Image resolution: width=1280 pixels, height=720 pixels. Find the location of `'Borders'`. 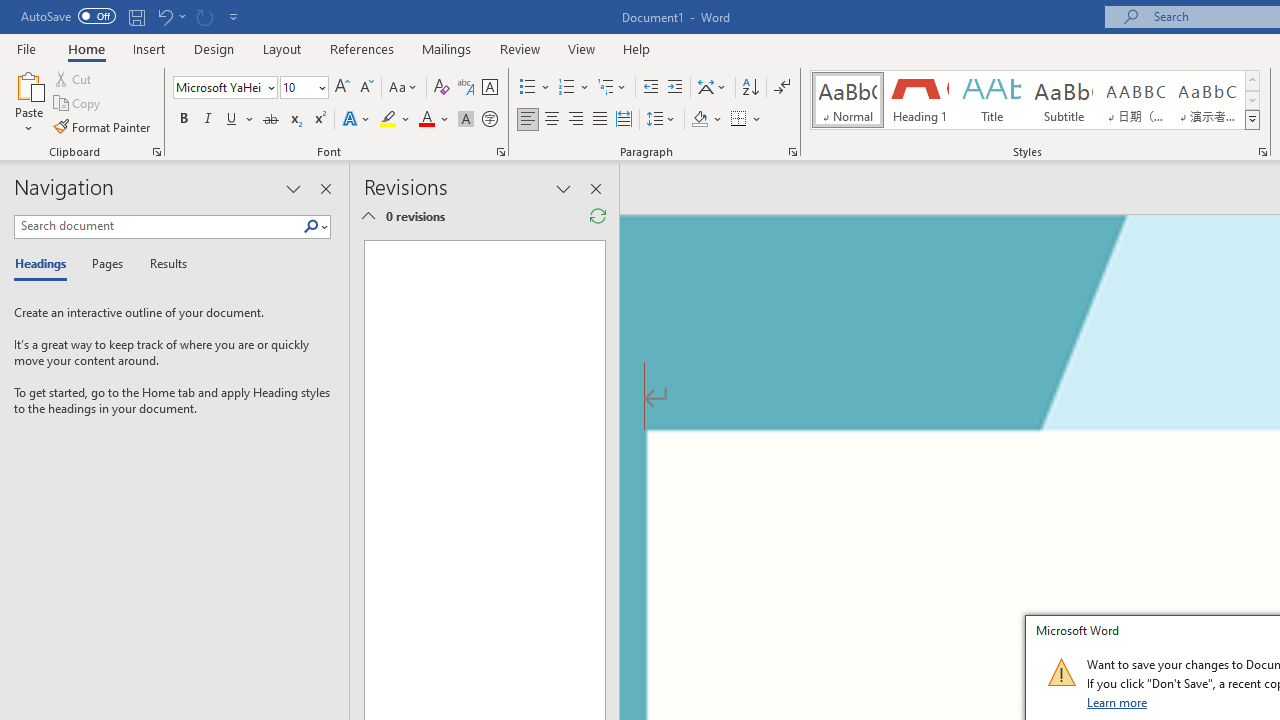

'Borders' is located at coordinates (745, 119).